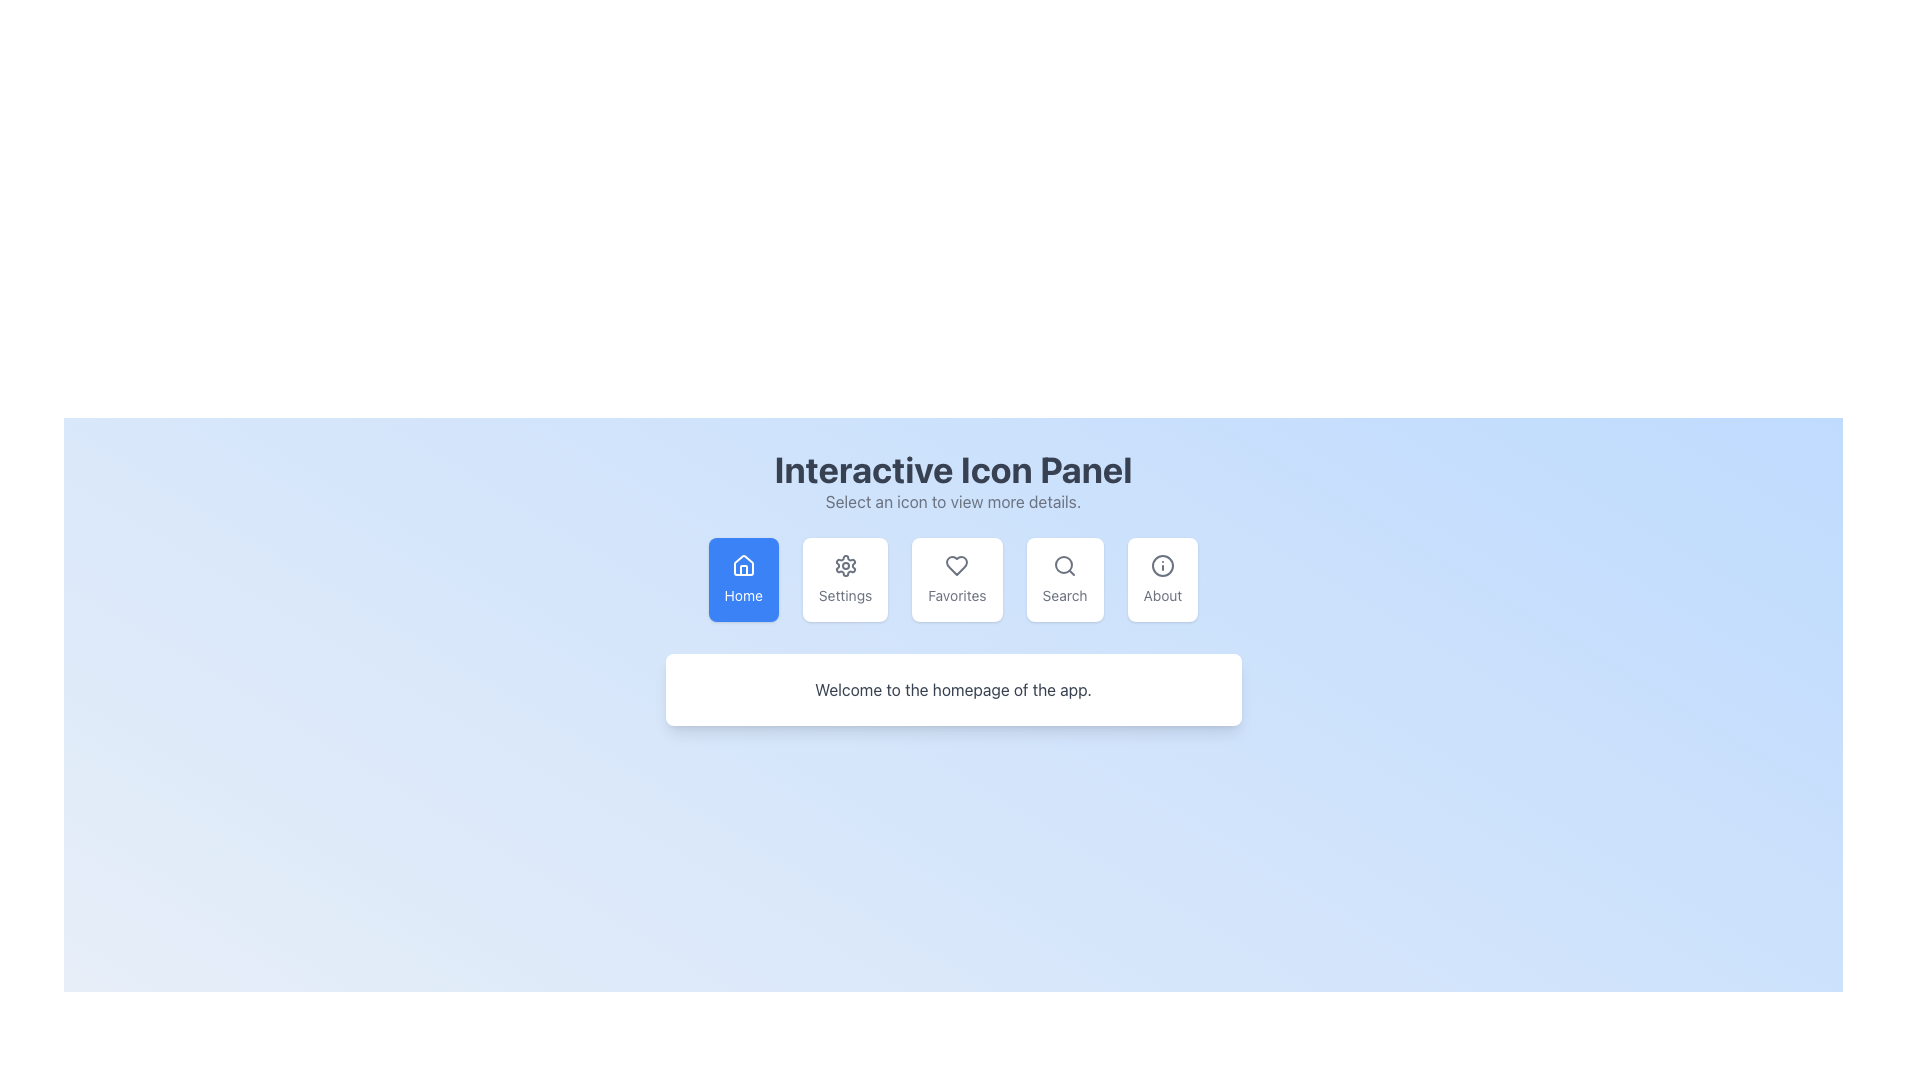 The image size is (1920, 1080). What do you see at coordinates (1162, 595) in the screenshot?
I see `text label displaying 'About', which is styled in gray and positioned under an icon on the far right of the interactive icon panel` at bounding box center [1162, 595].